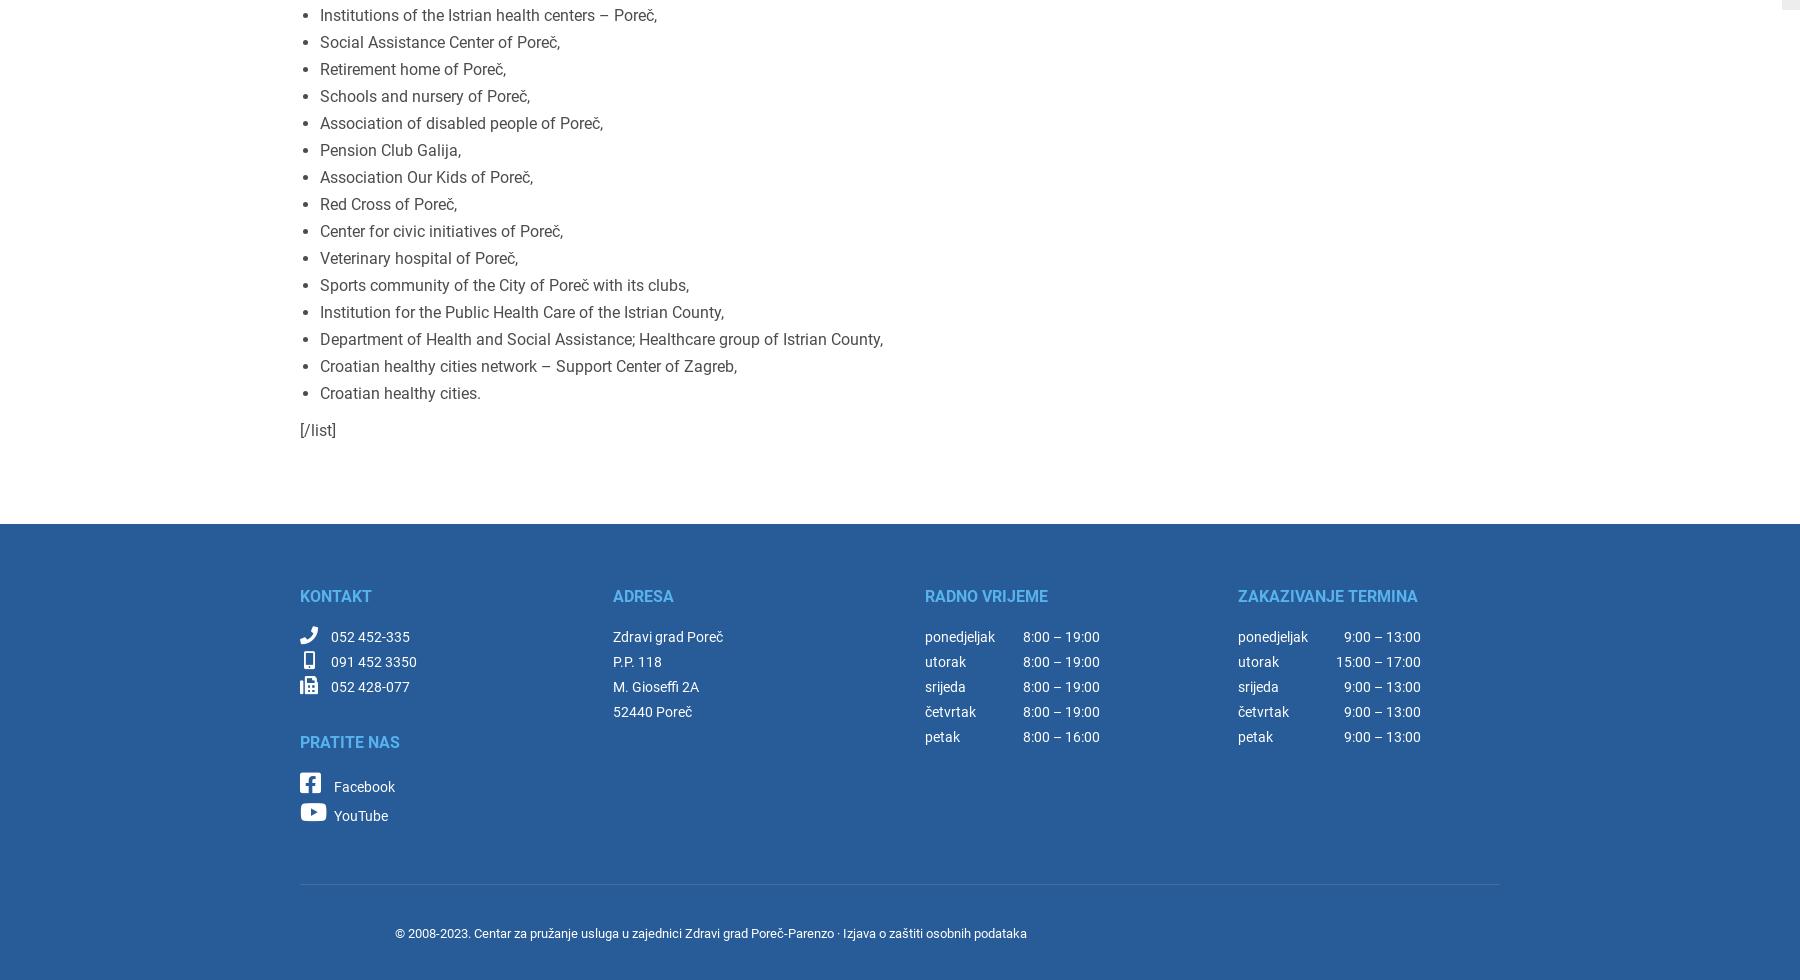 This screenshot has height=980, width=1800. Describe the element at coordinates (487, 15) in the screenshot. I see `'Institutions of the Istrian health centers – Poreč,'` at that location.